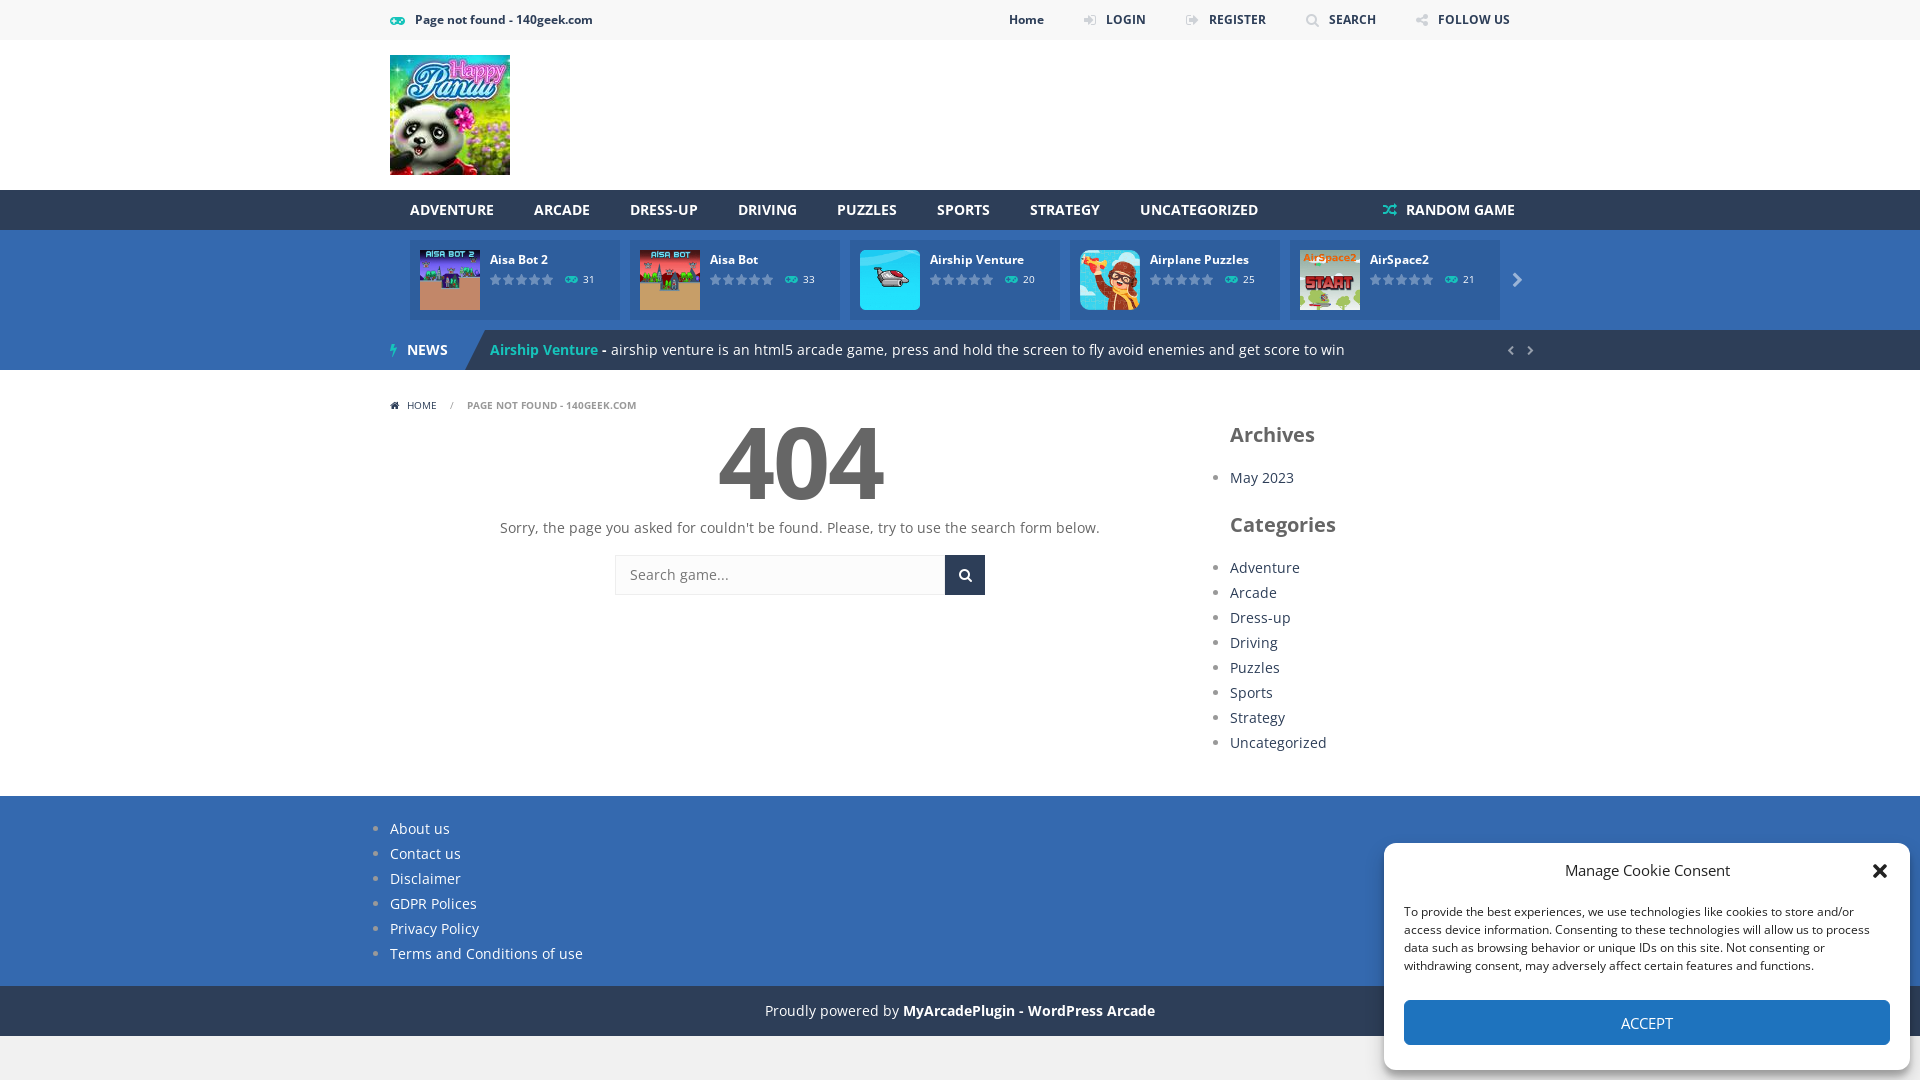 This screenshot has height=1080, width=1920. I want to click on 'ARCADE', so click(560, 209).